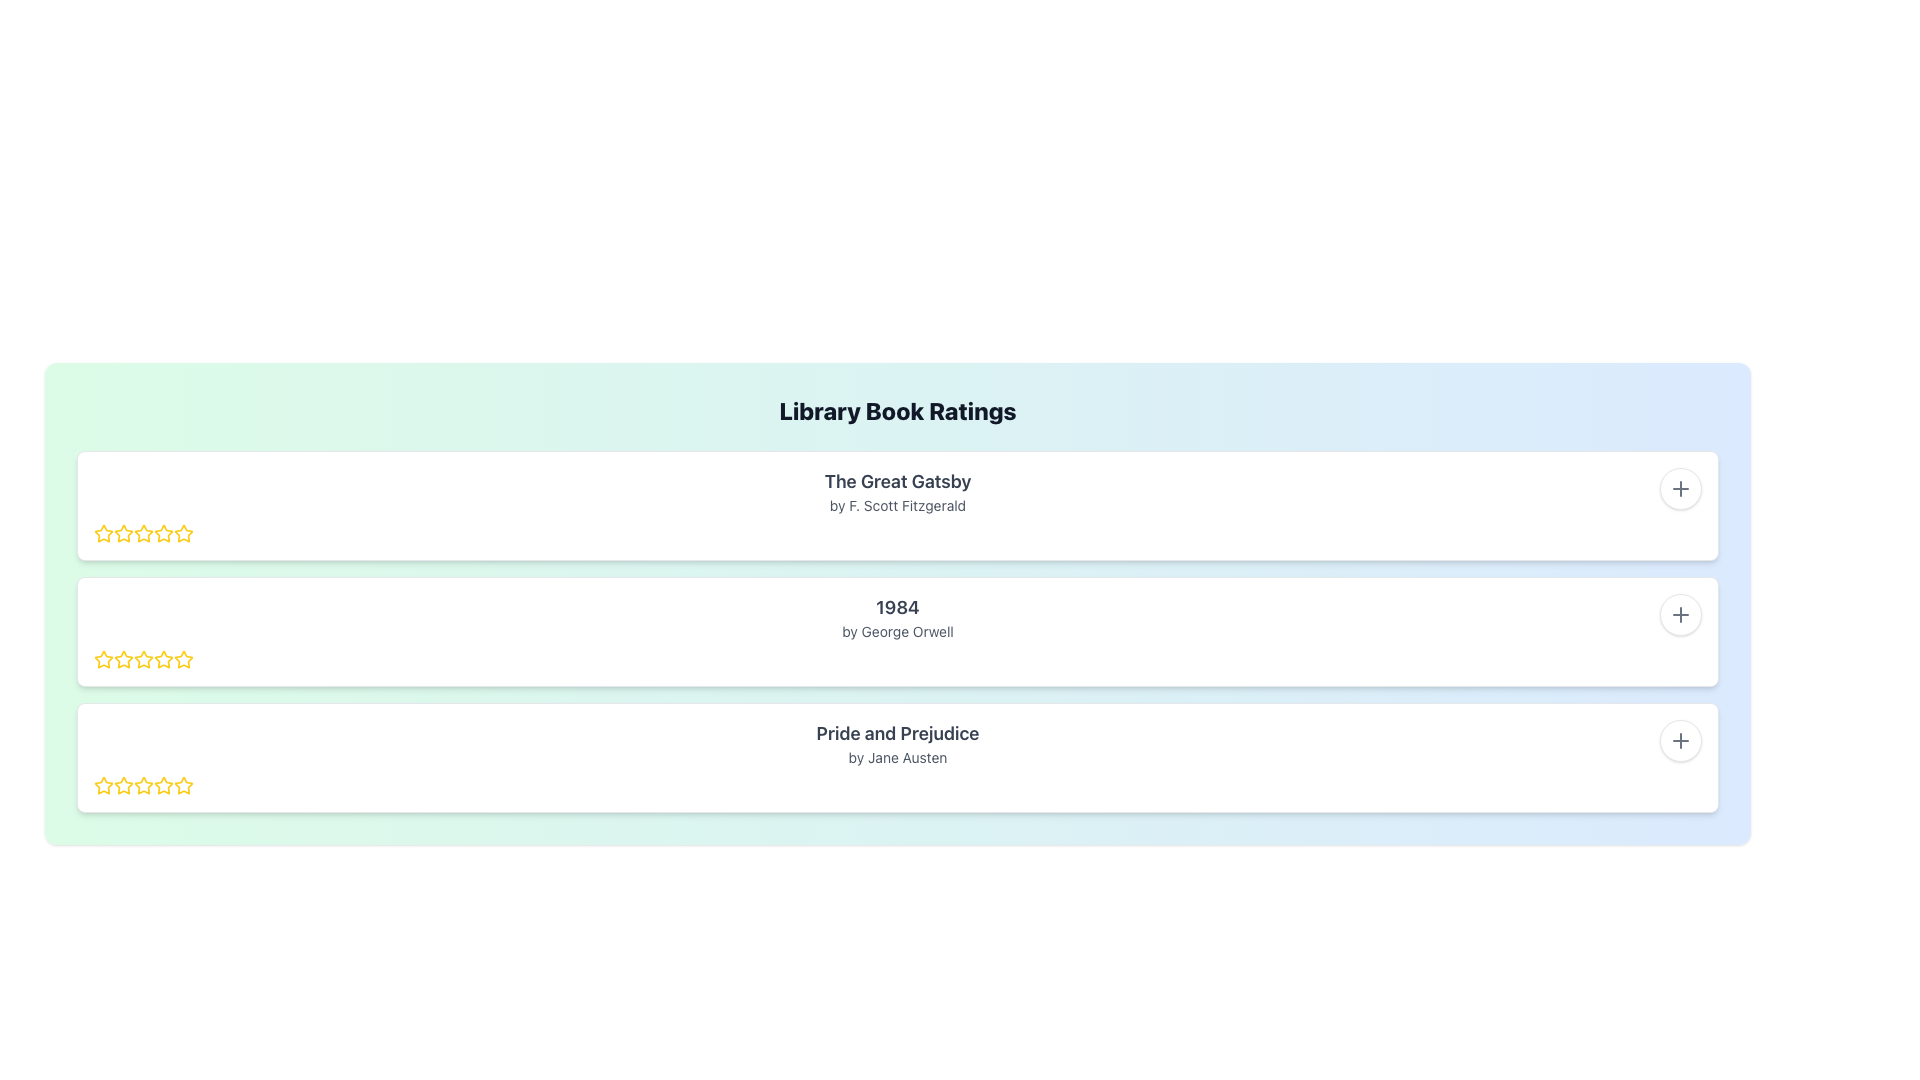  What do you see at coordinates (103, 659) in the screenshot?
I see `the first star icon in the rating row to rate the book '1984' by George Orwell` at bounding box center [103, 659].